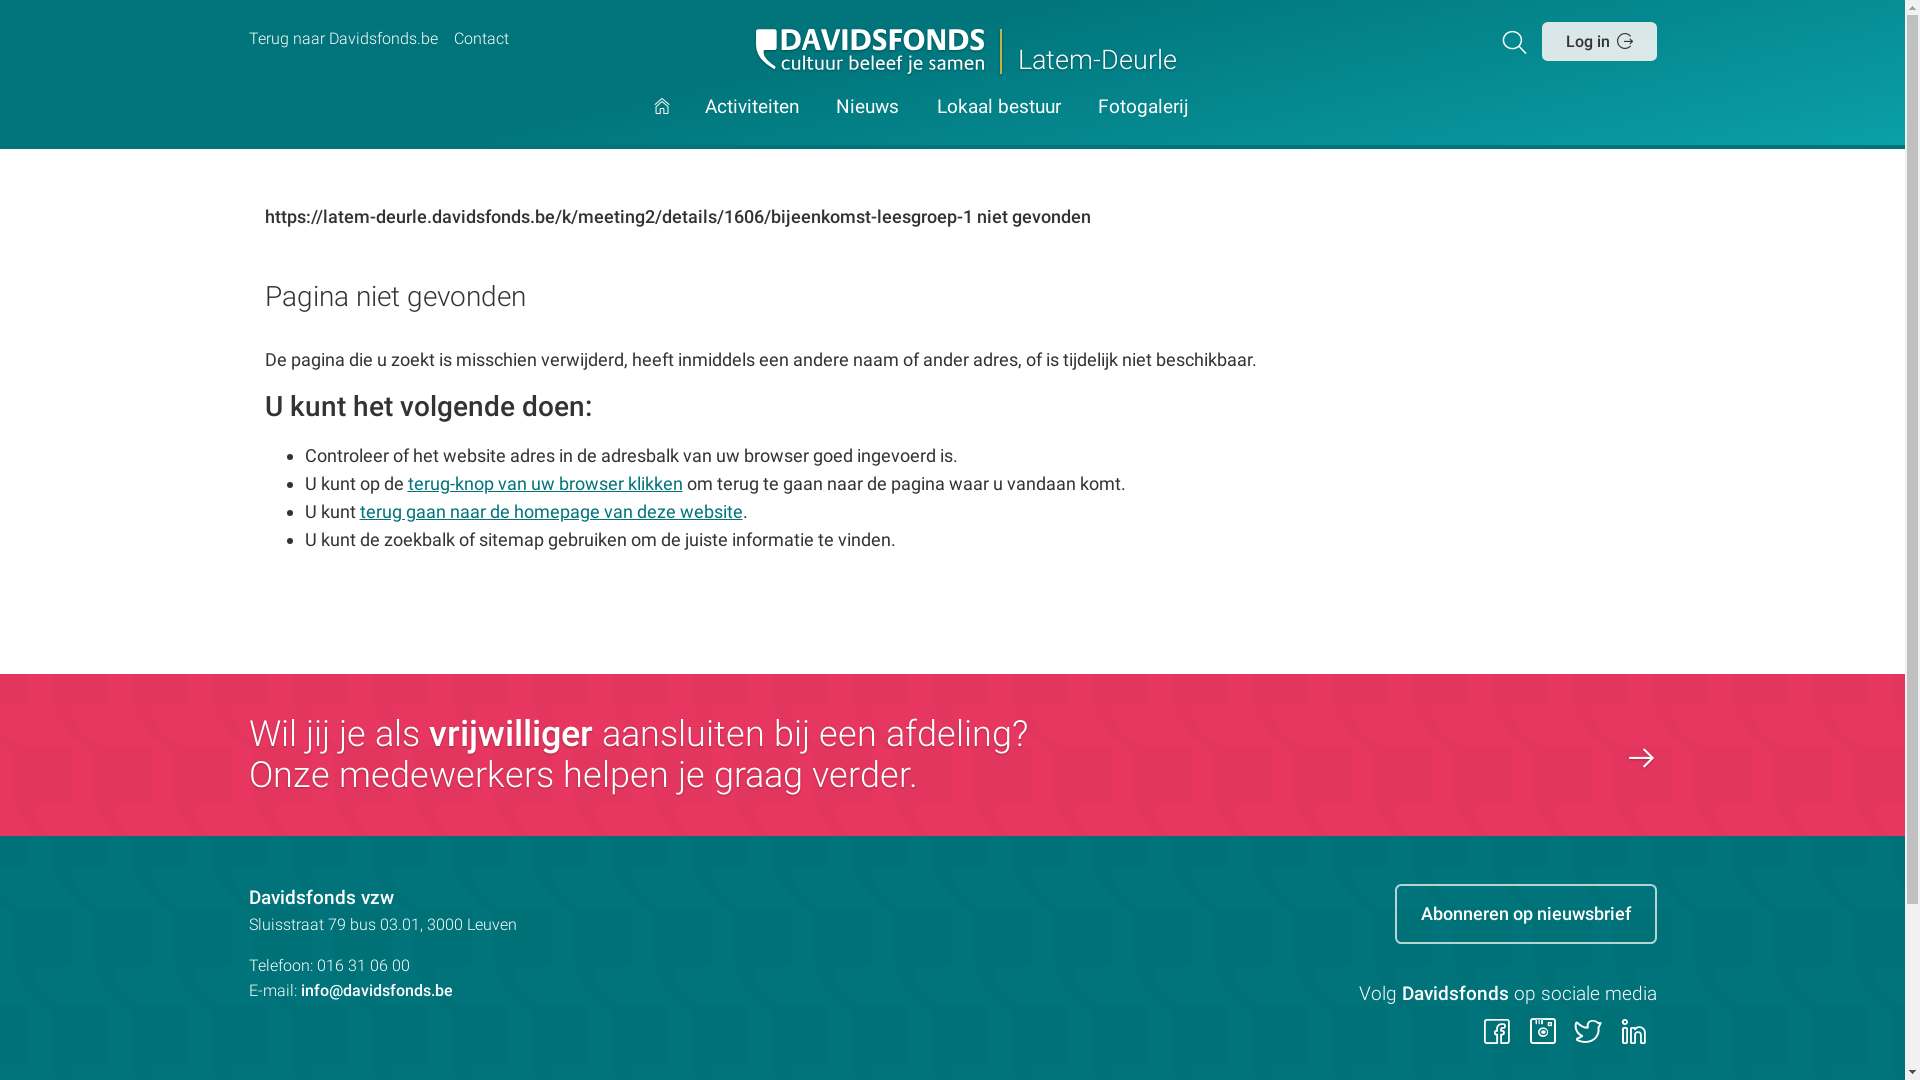 Image resolution: width=1920 pixels, height=1080 pixels. What do you see at coordinates (481, 39) in the screenshot?
I see `'Contact'` at bounding box center [481, 39].